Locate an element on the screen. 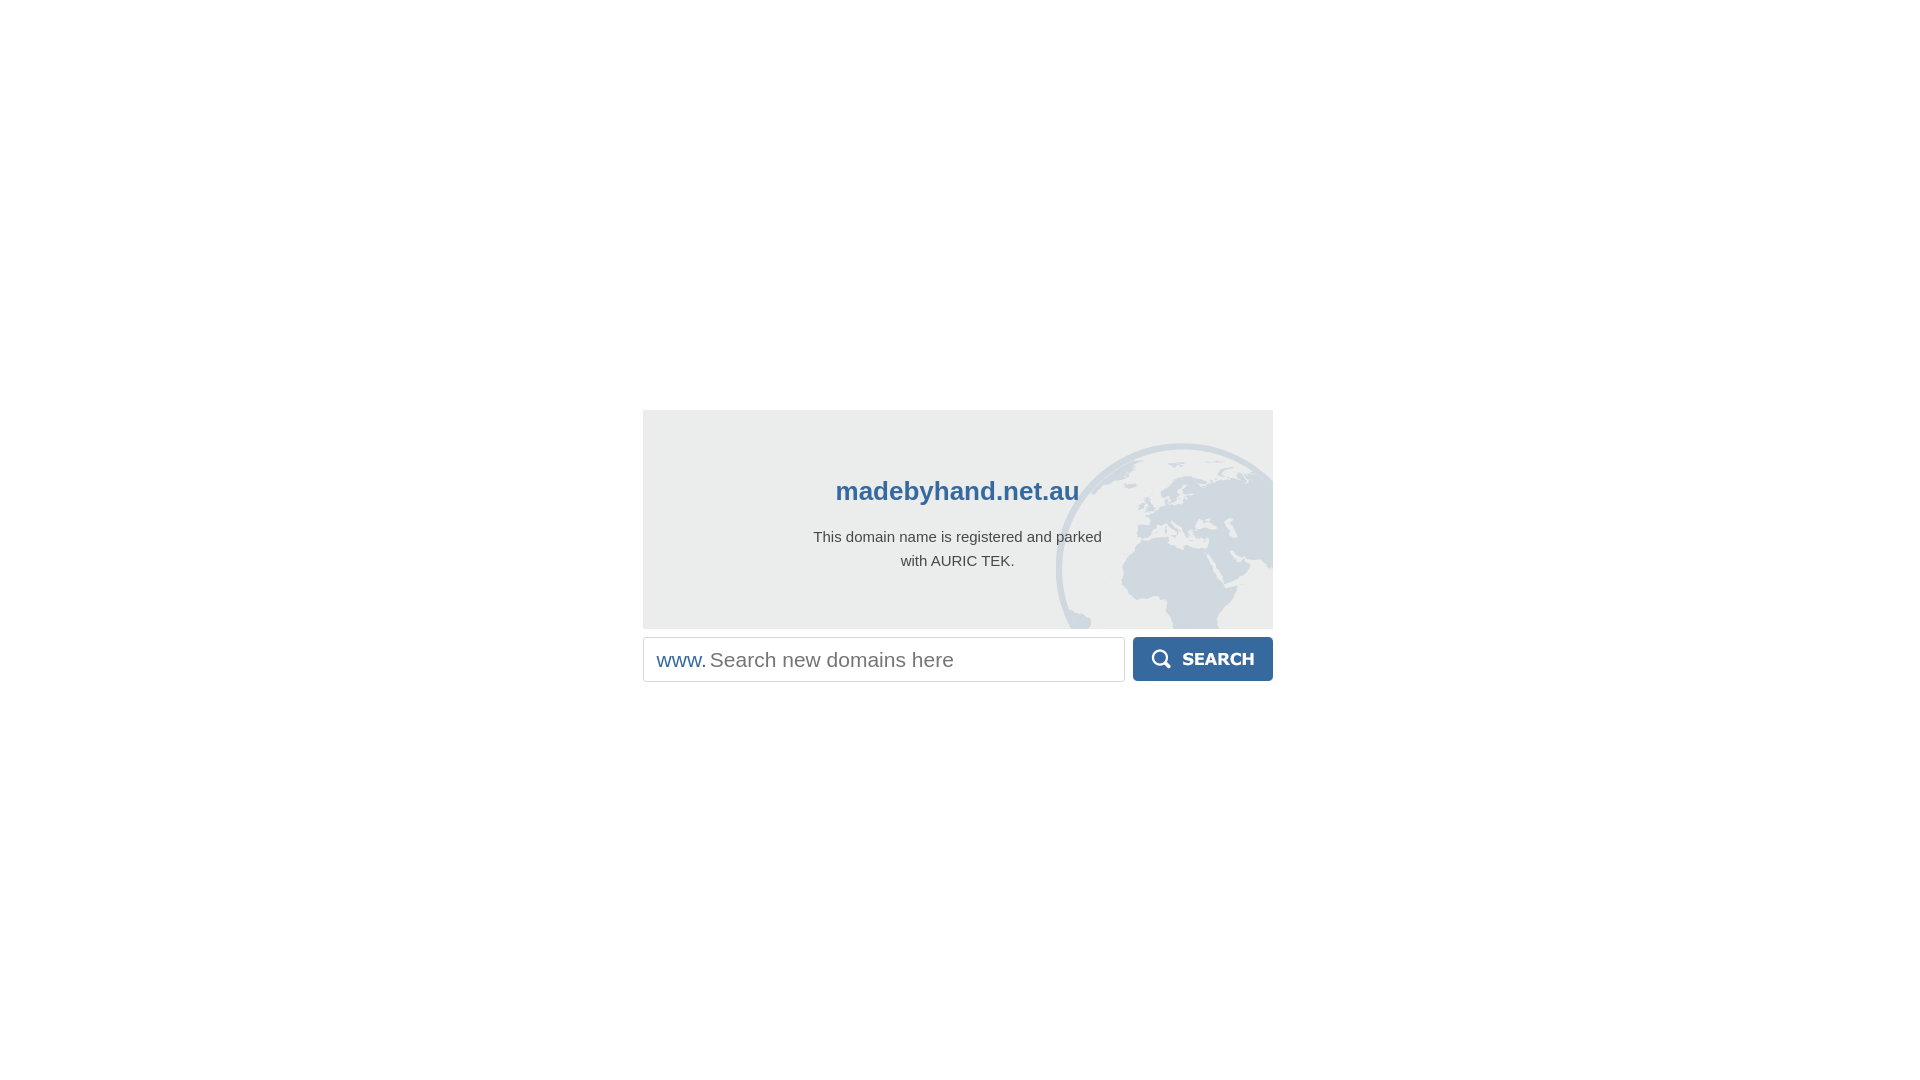  'Search' is located at coordinates (1202, 659).